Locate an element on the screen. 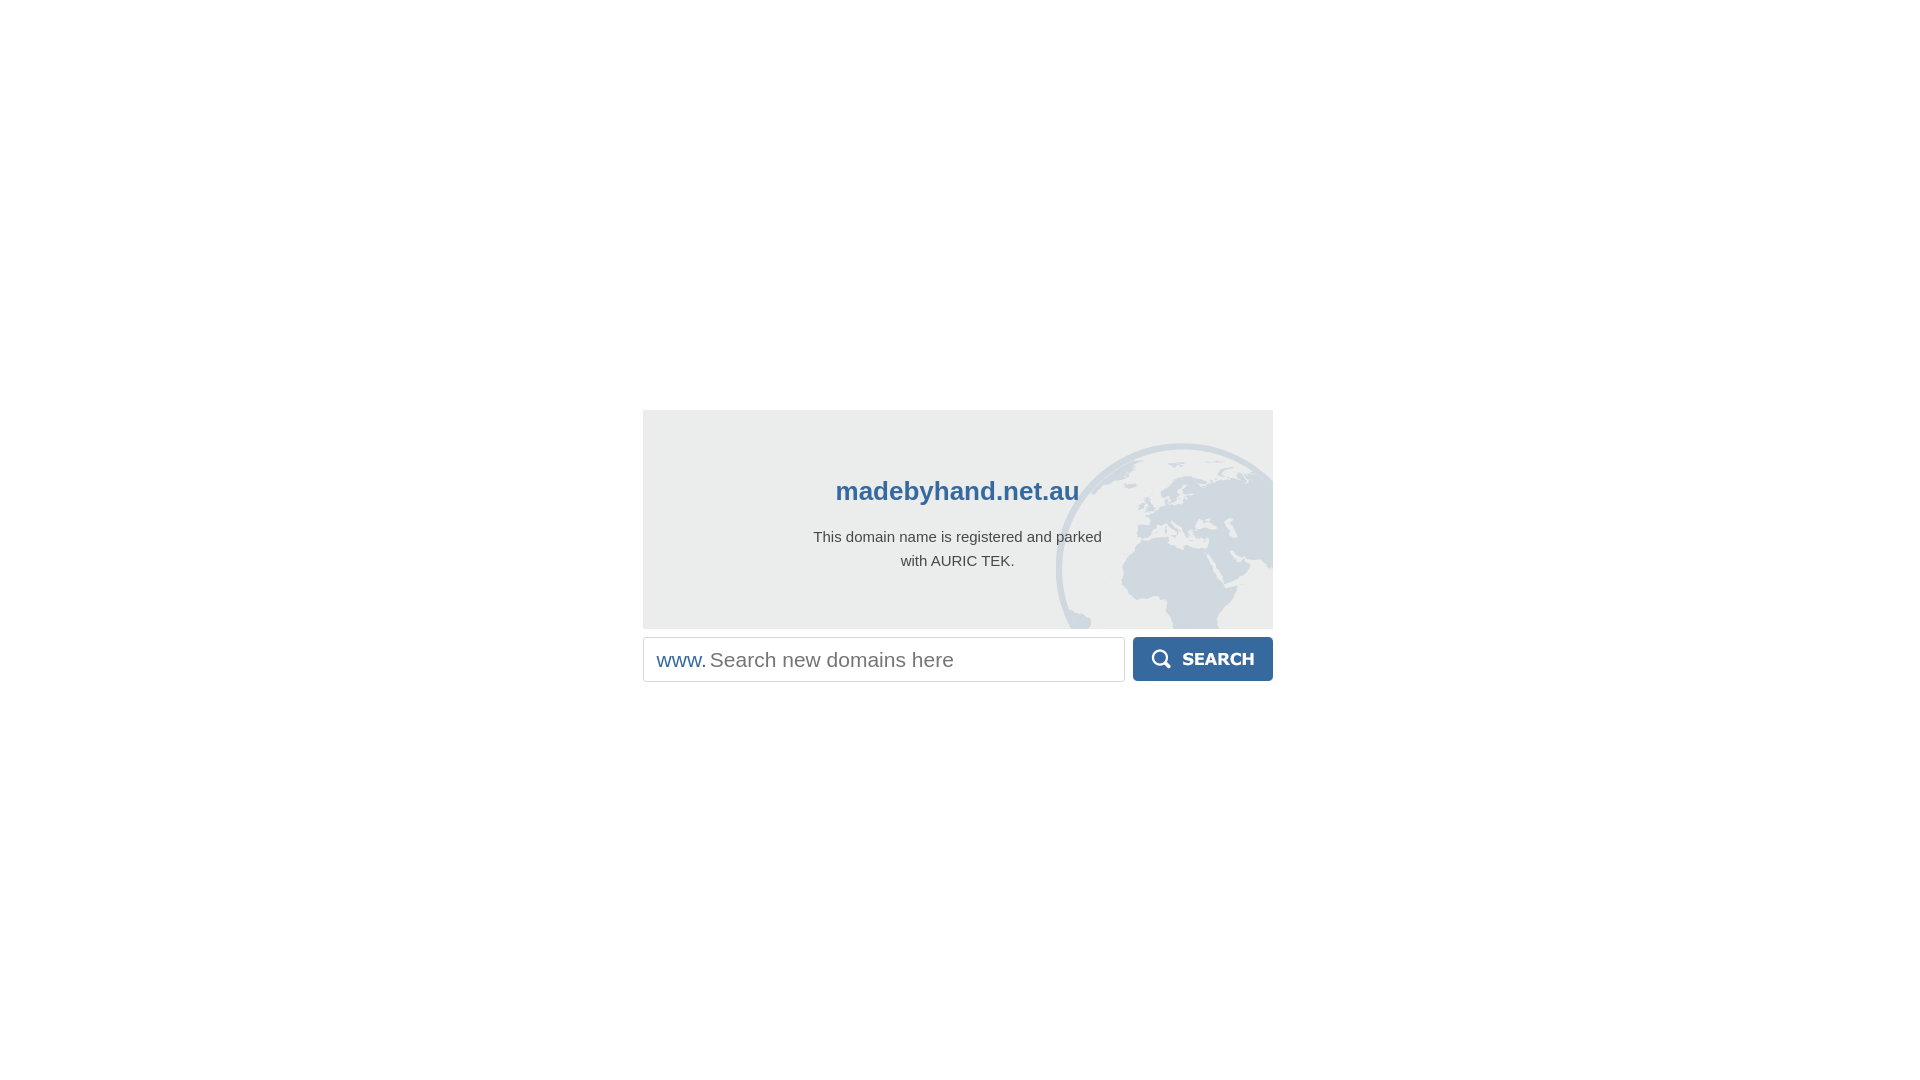  'Search' is located at coordinates (1202, 659).